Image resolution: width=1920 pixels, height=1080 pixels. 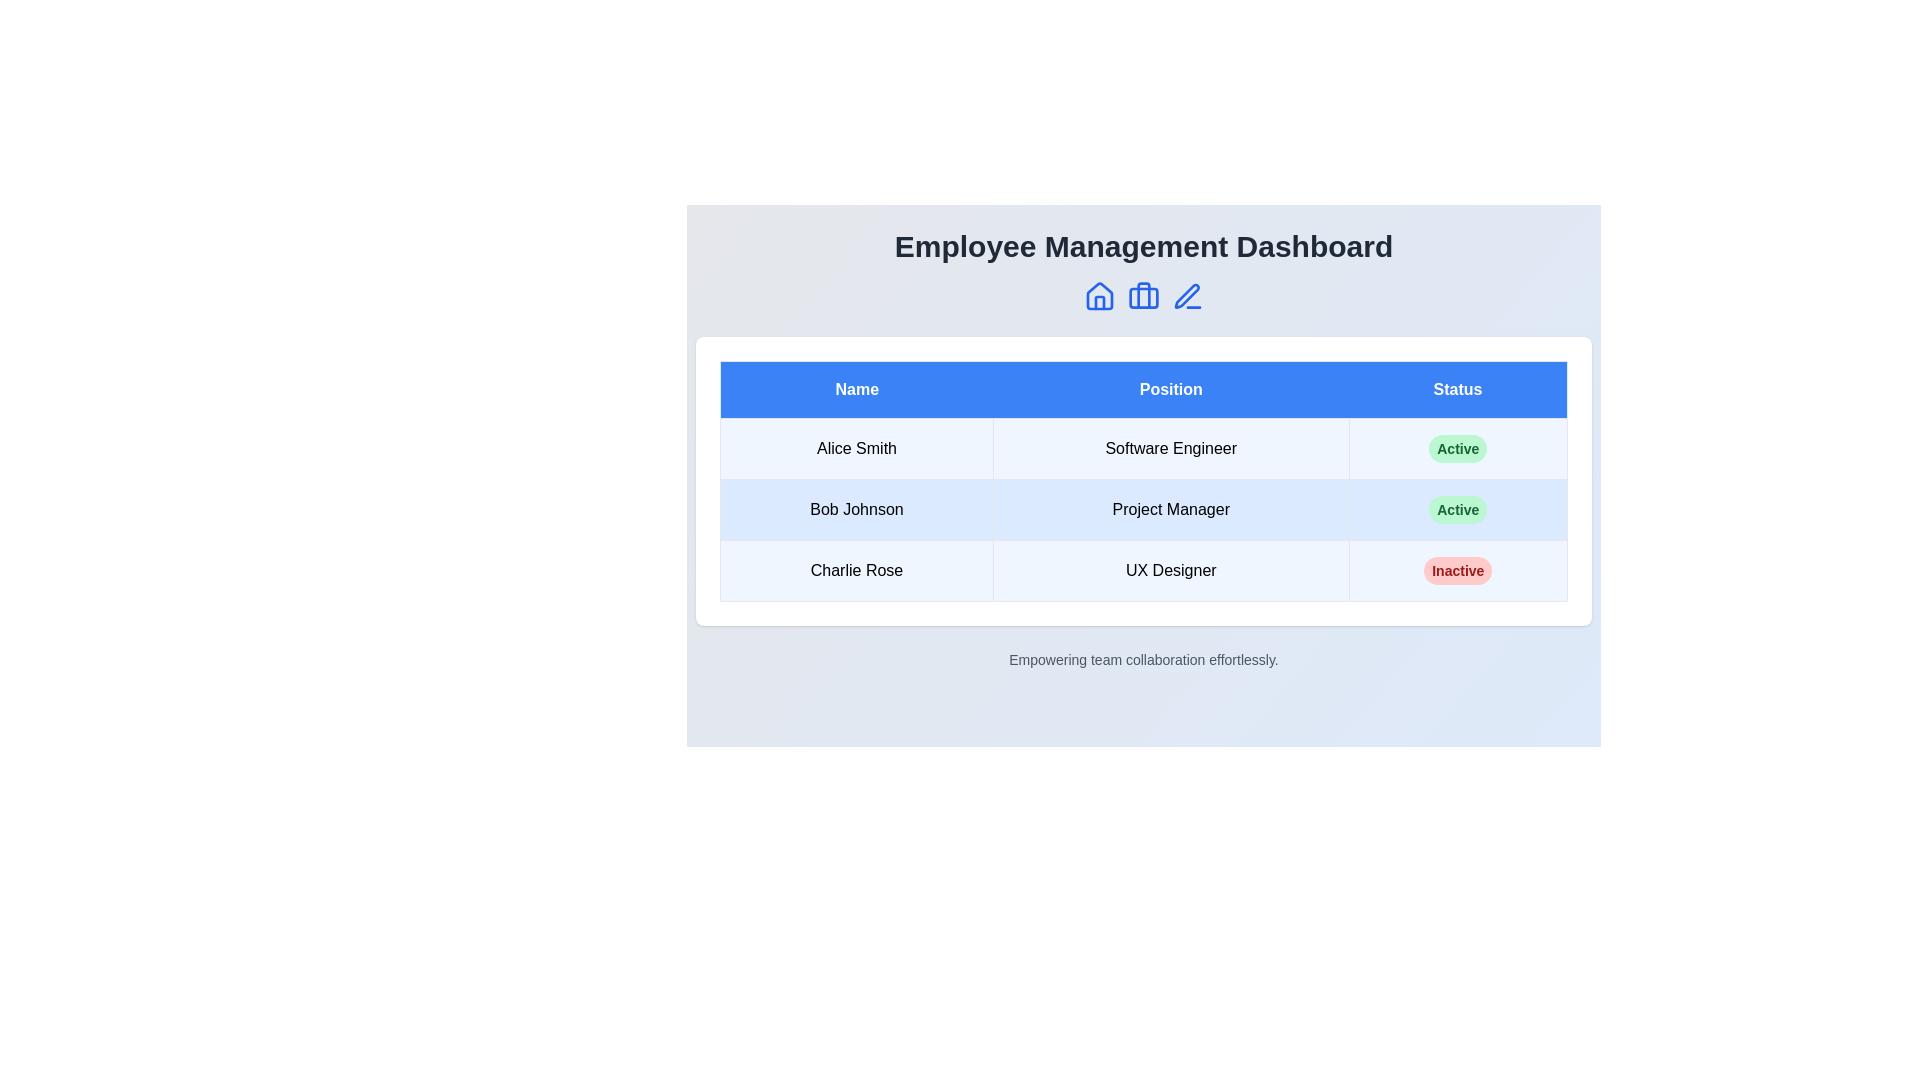 I want to click on the 'Project Manager' label, which is styled in bold black font on a light blue background, located in the second row of the table under the 'Position' column, so click(x=1171, y=508).